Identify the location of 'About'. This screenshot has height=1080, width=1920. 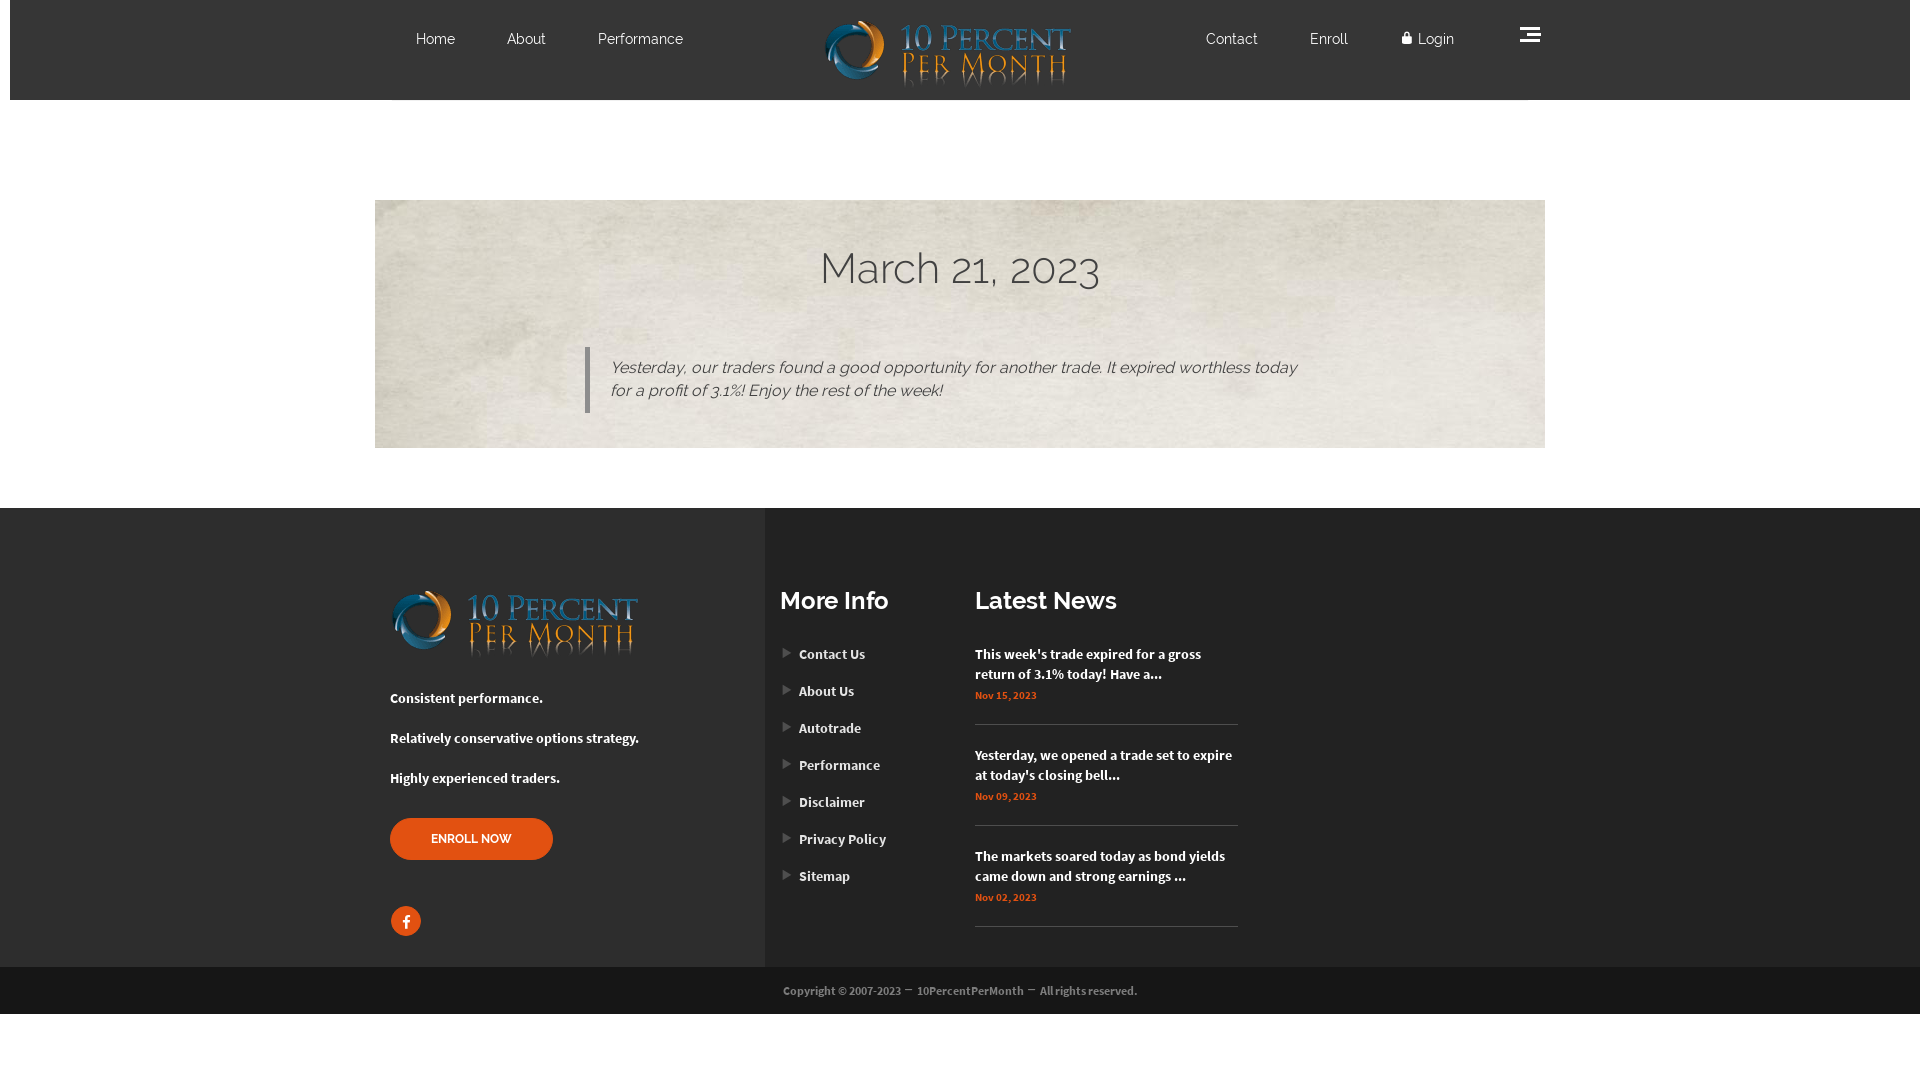
(526, 38).